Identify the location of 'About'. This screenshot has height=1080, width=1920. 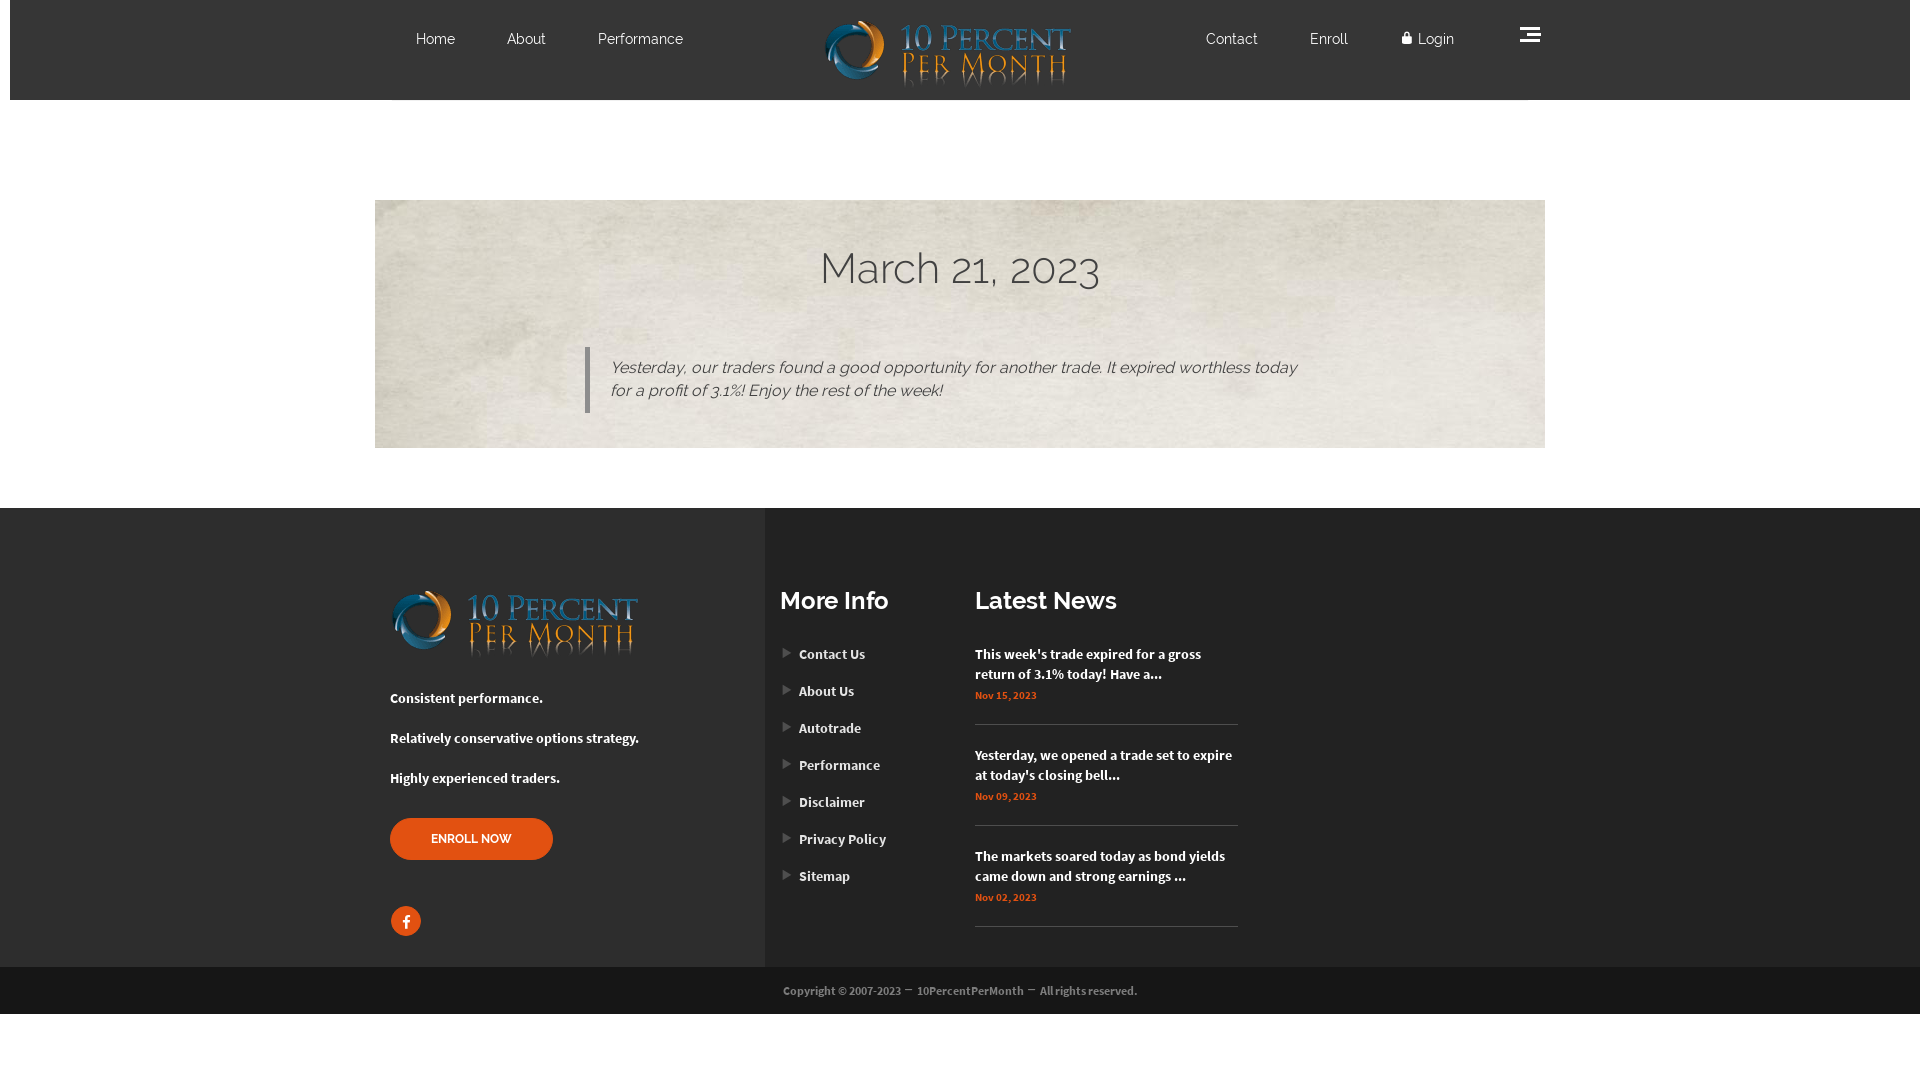
(526, 38).